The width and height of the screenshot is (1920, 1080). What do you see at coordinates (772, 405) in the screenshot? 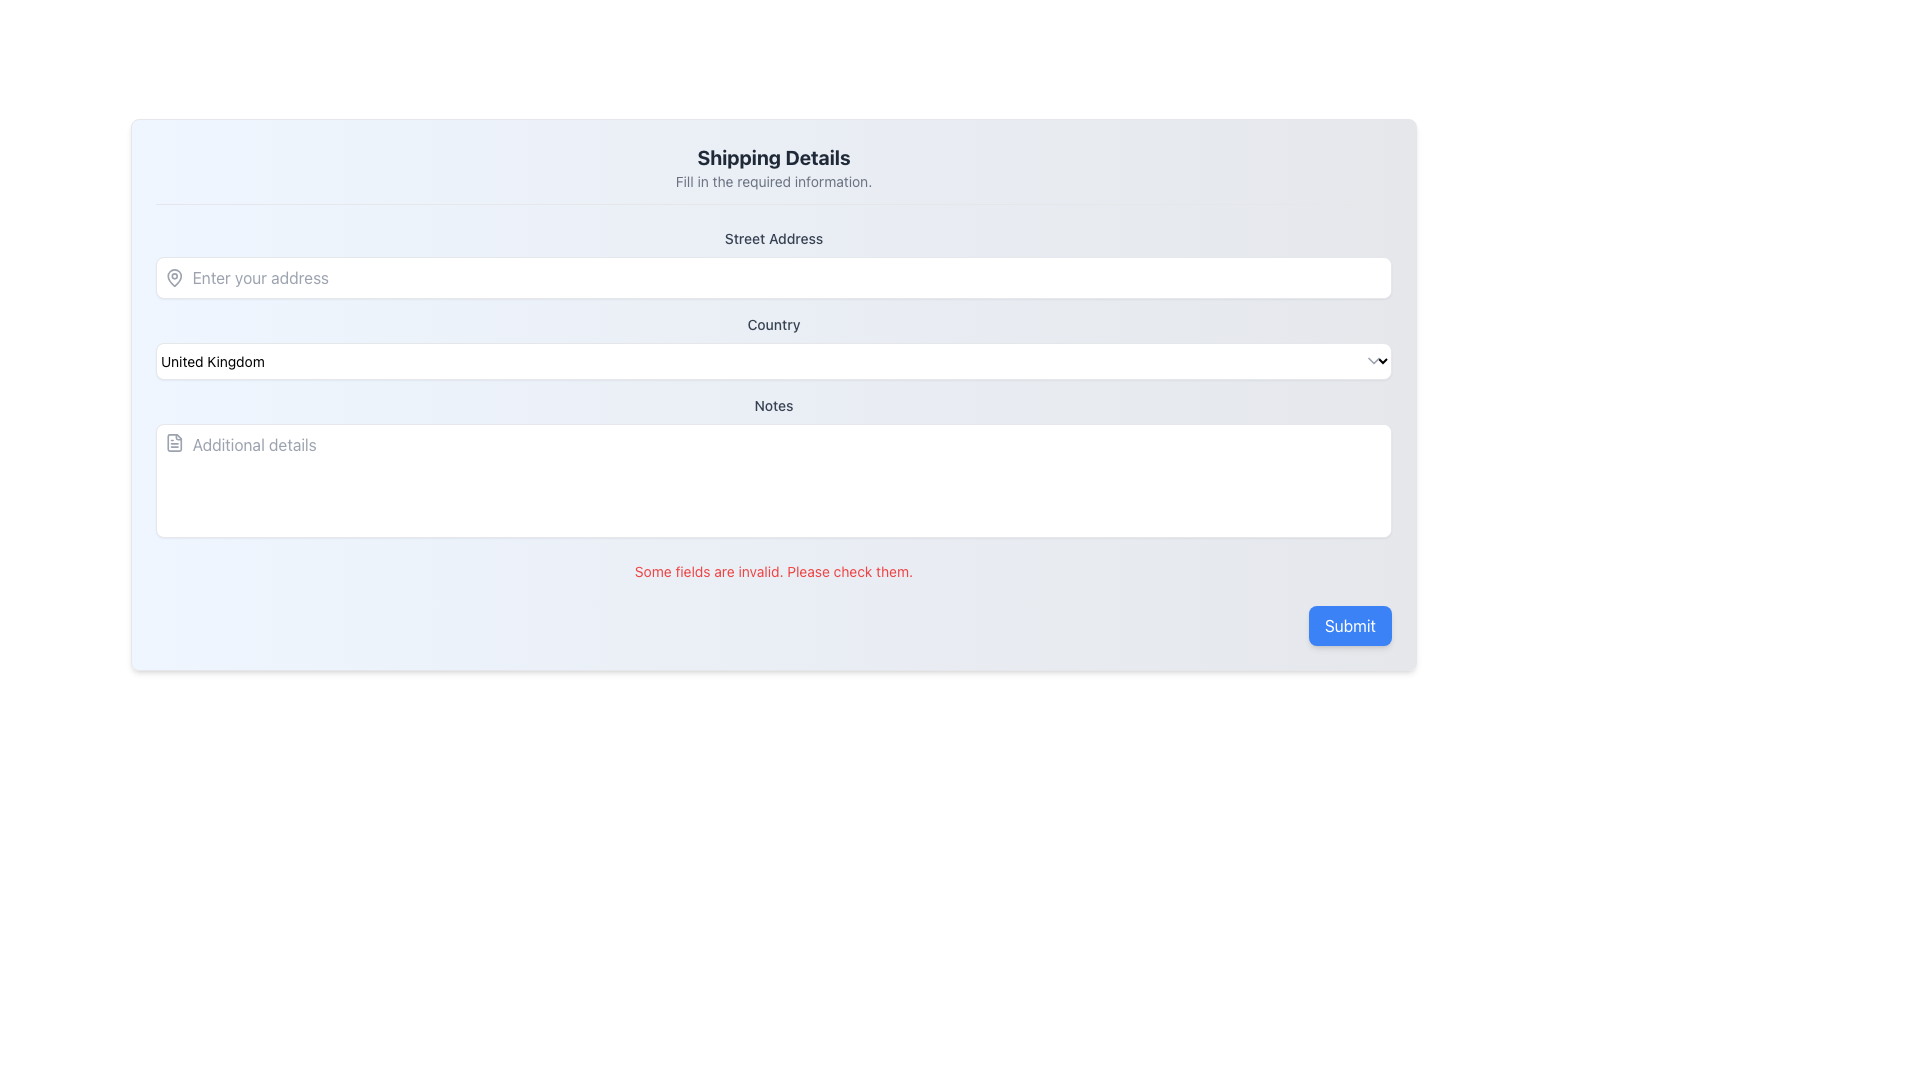
I see `the 'Additional details' label that is positioned above the multiline text input area, providing context for the input field below it` at bounding box center [772, 405].